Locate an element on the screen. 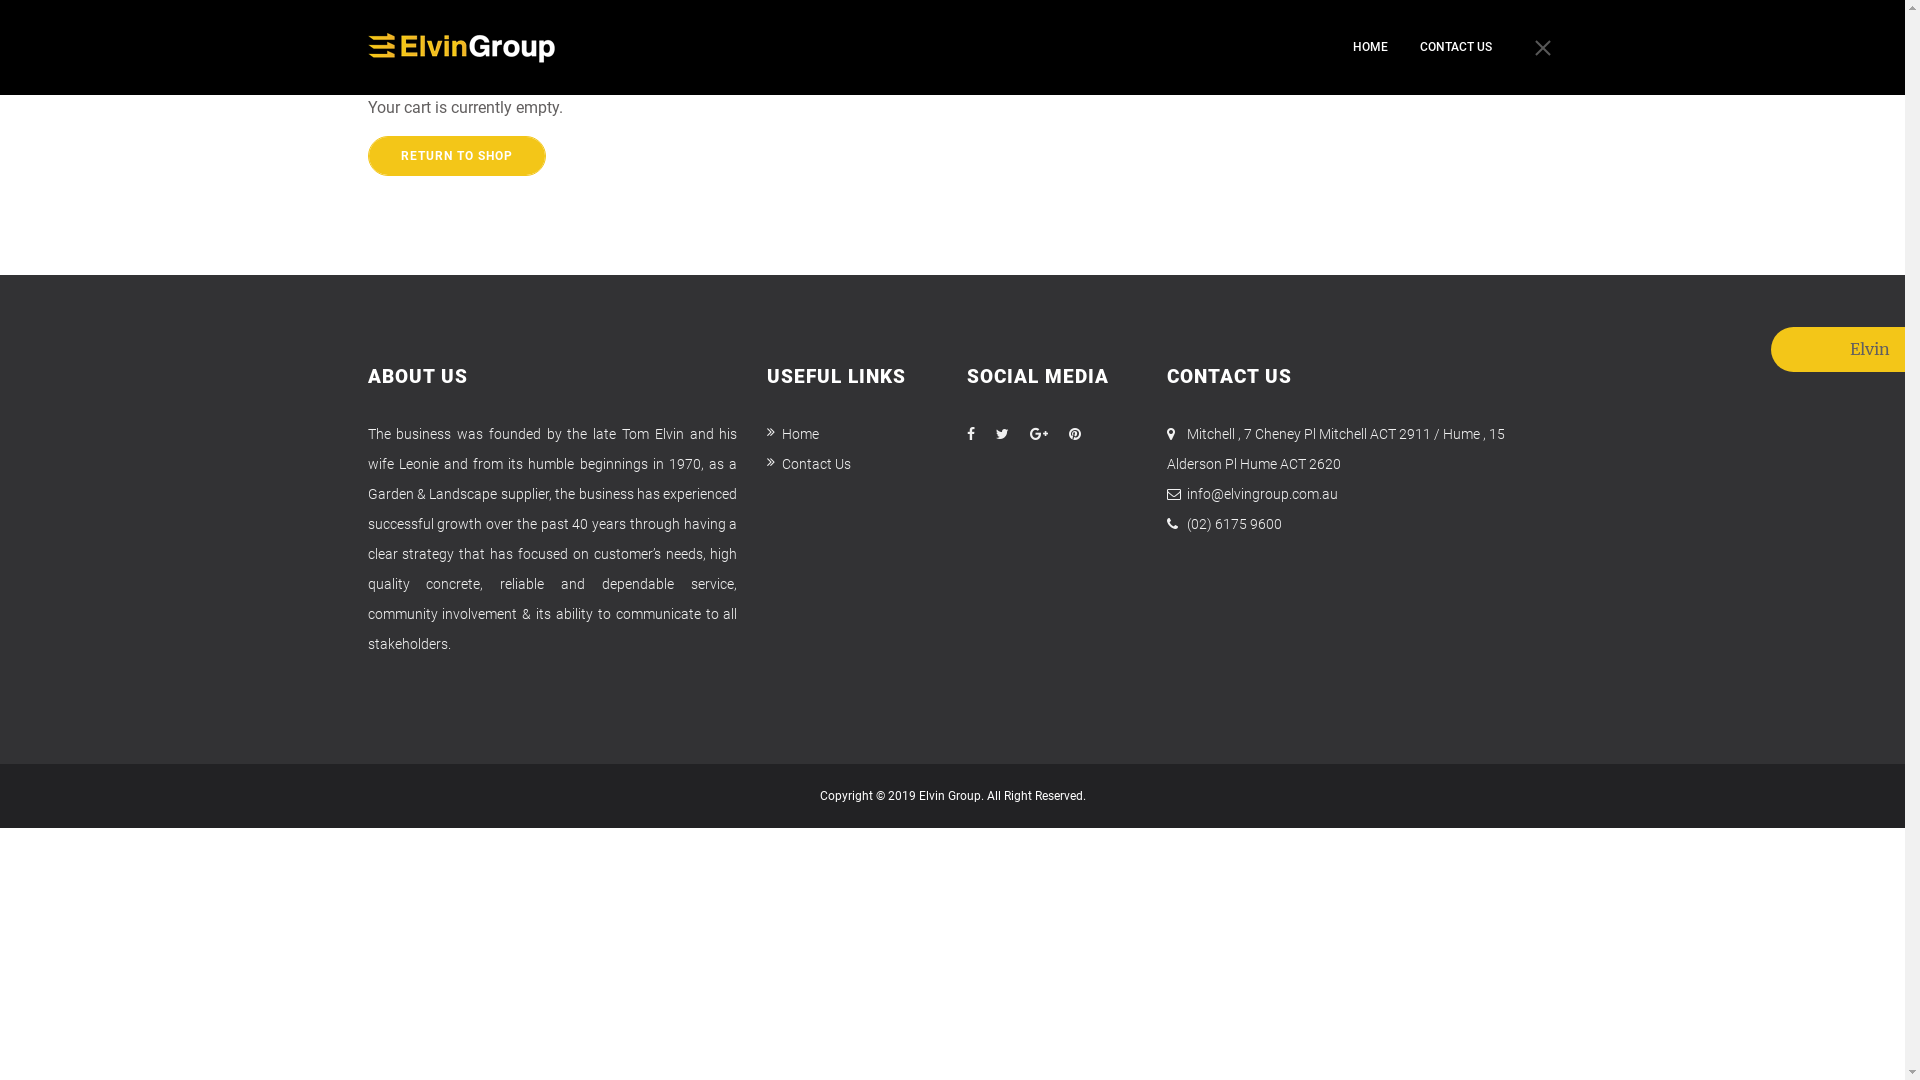 The image size is (1920, 1080). 'info@elvingroup.com.au' is located at coordinates (1186, 493).